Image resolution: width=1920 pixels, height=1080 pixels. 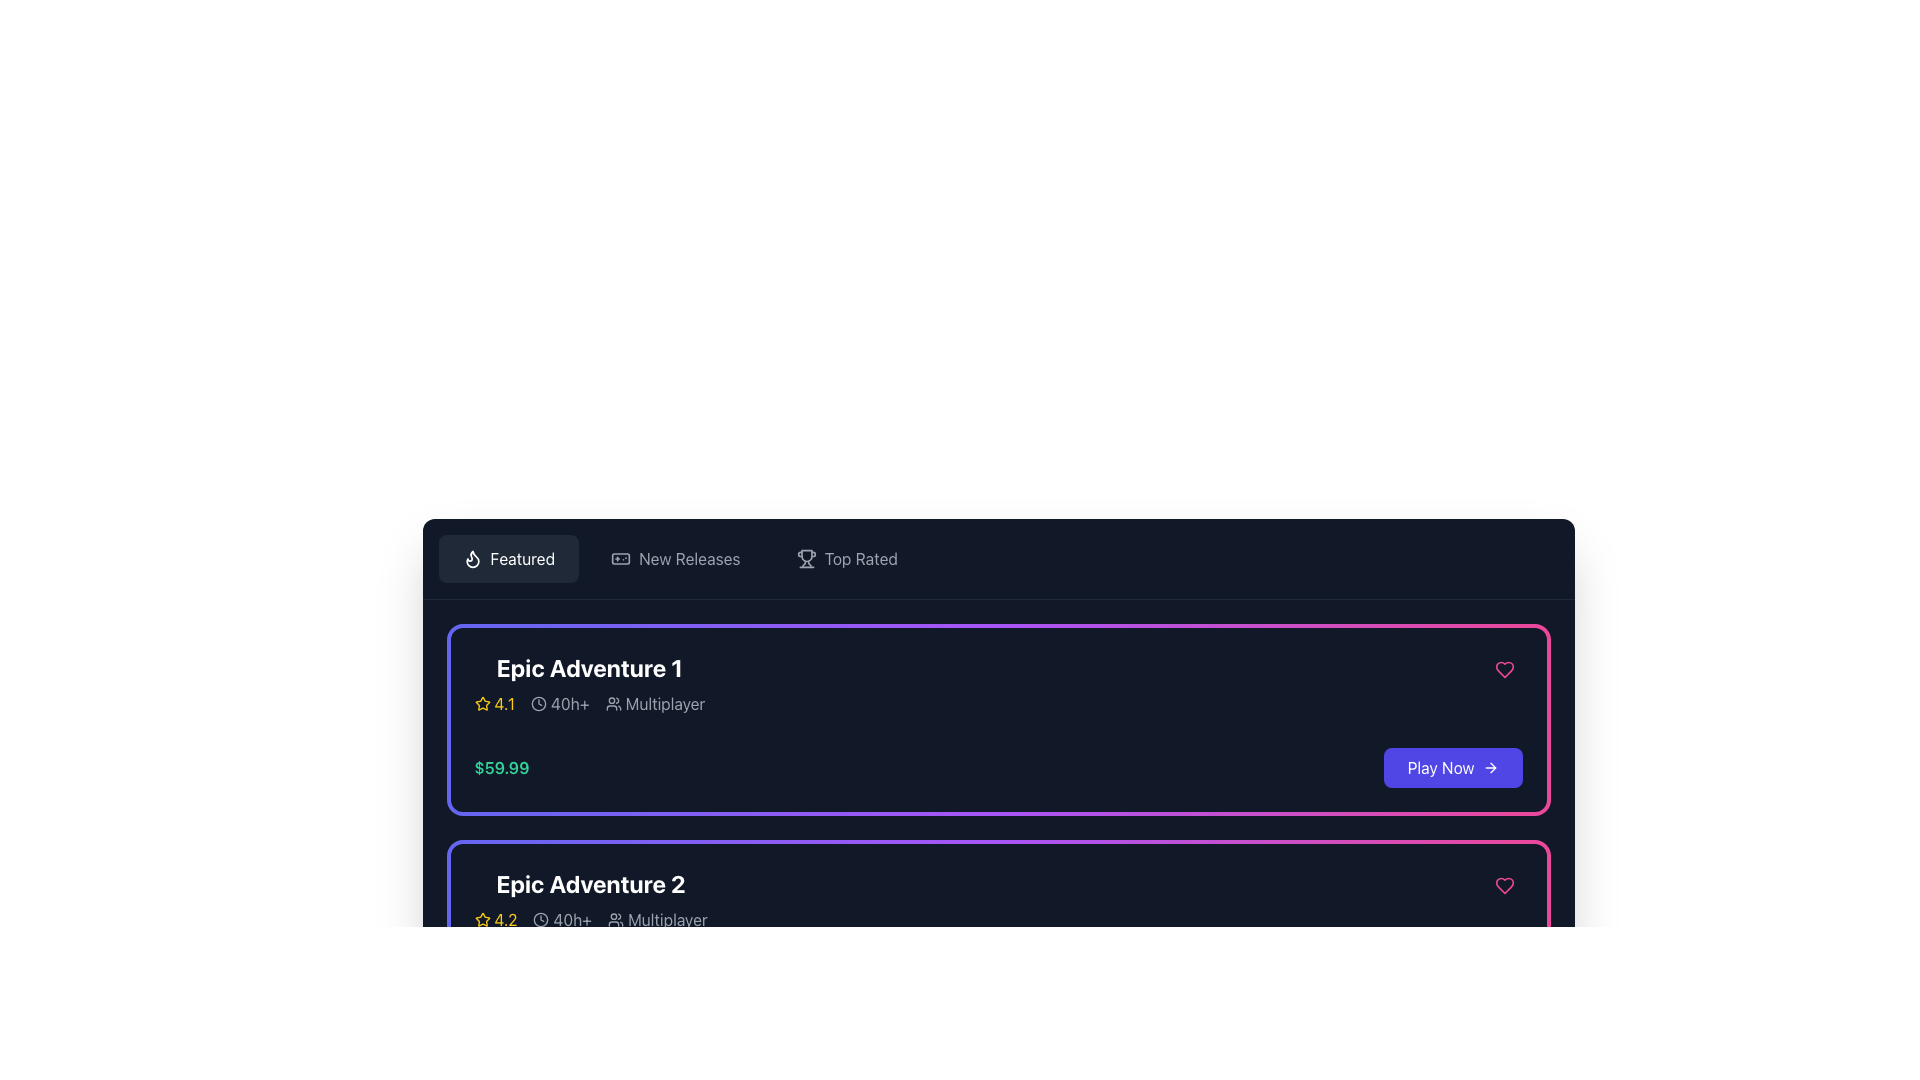 I want to click on the heart-shaped icon button with a pink border located in the top right corner of the card representing 'Epic Adventure 1', so click(x=1504, y=885).